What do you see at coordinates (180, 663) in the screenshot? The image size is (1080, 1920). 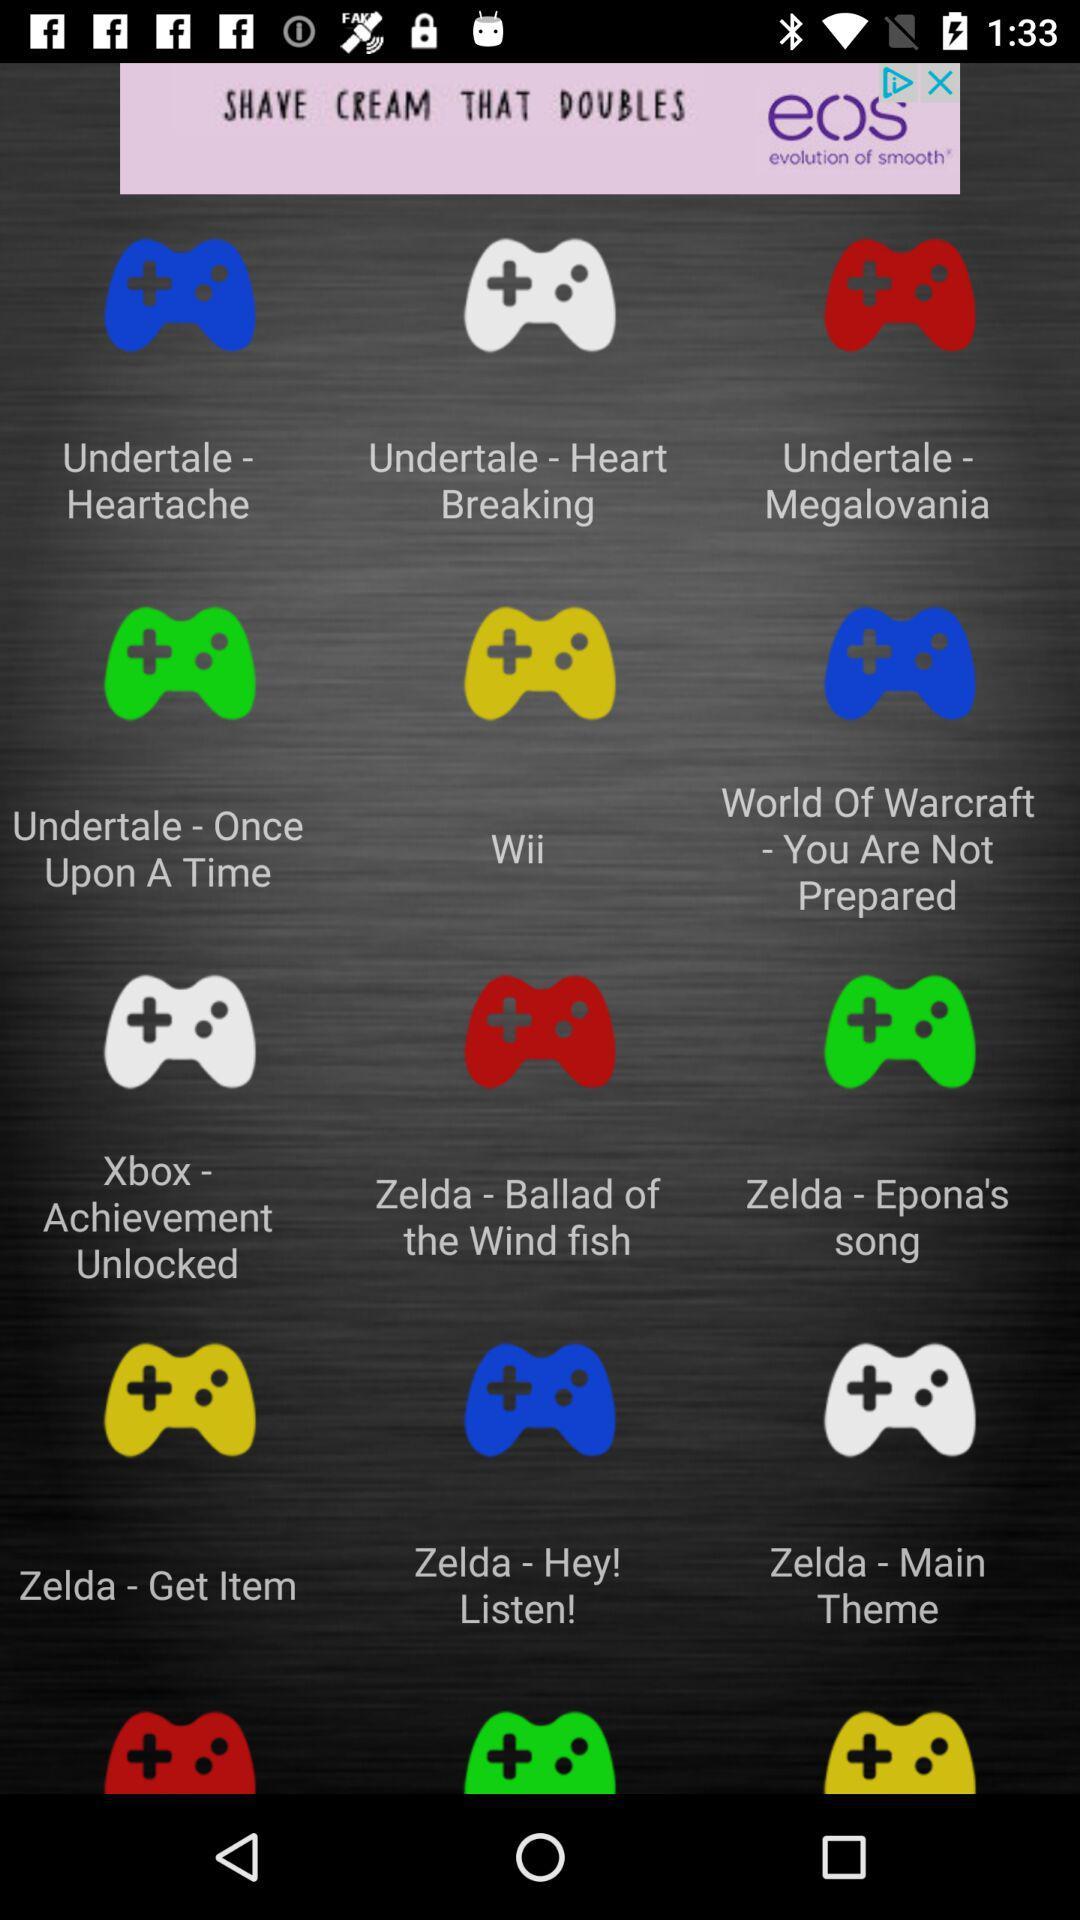 I see `undertale-once upon a time theme for video games` at bounding box center [180, 663].